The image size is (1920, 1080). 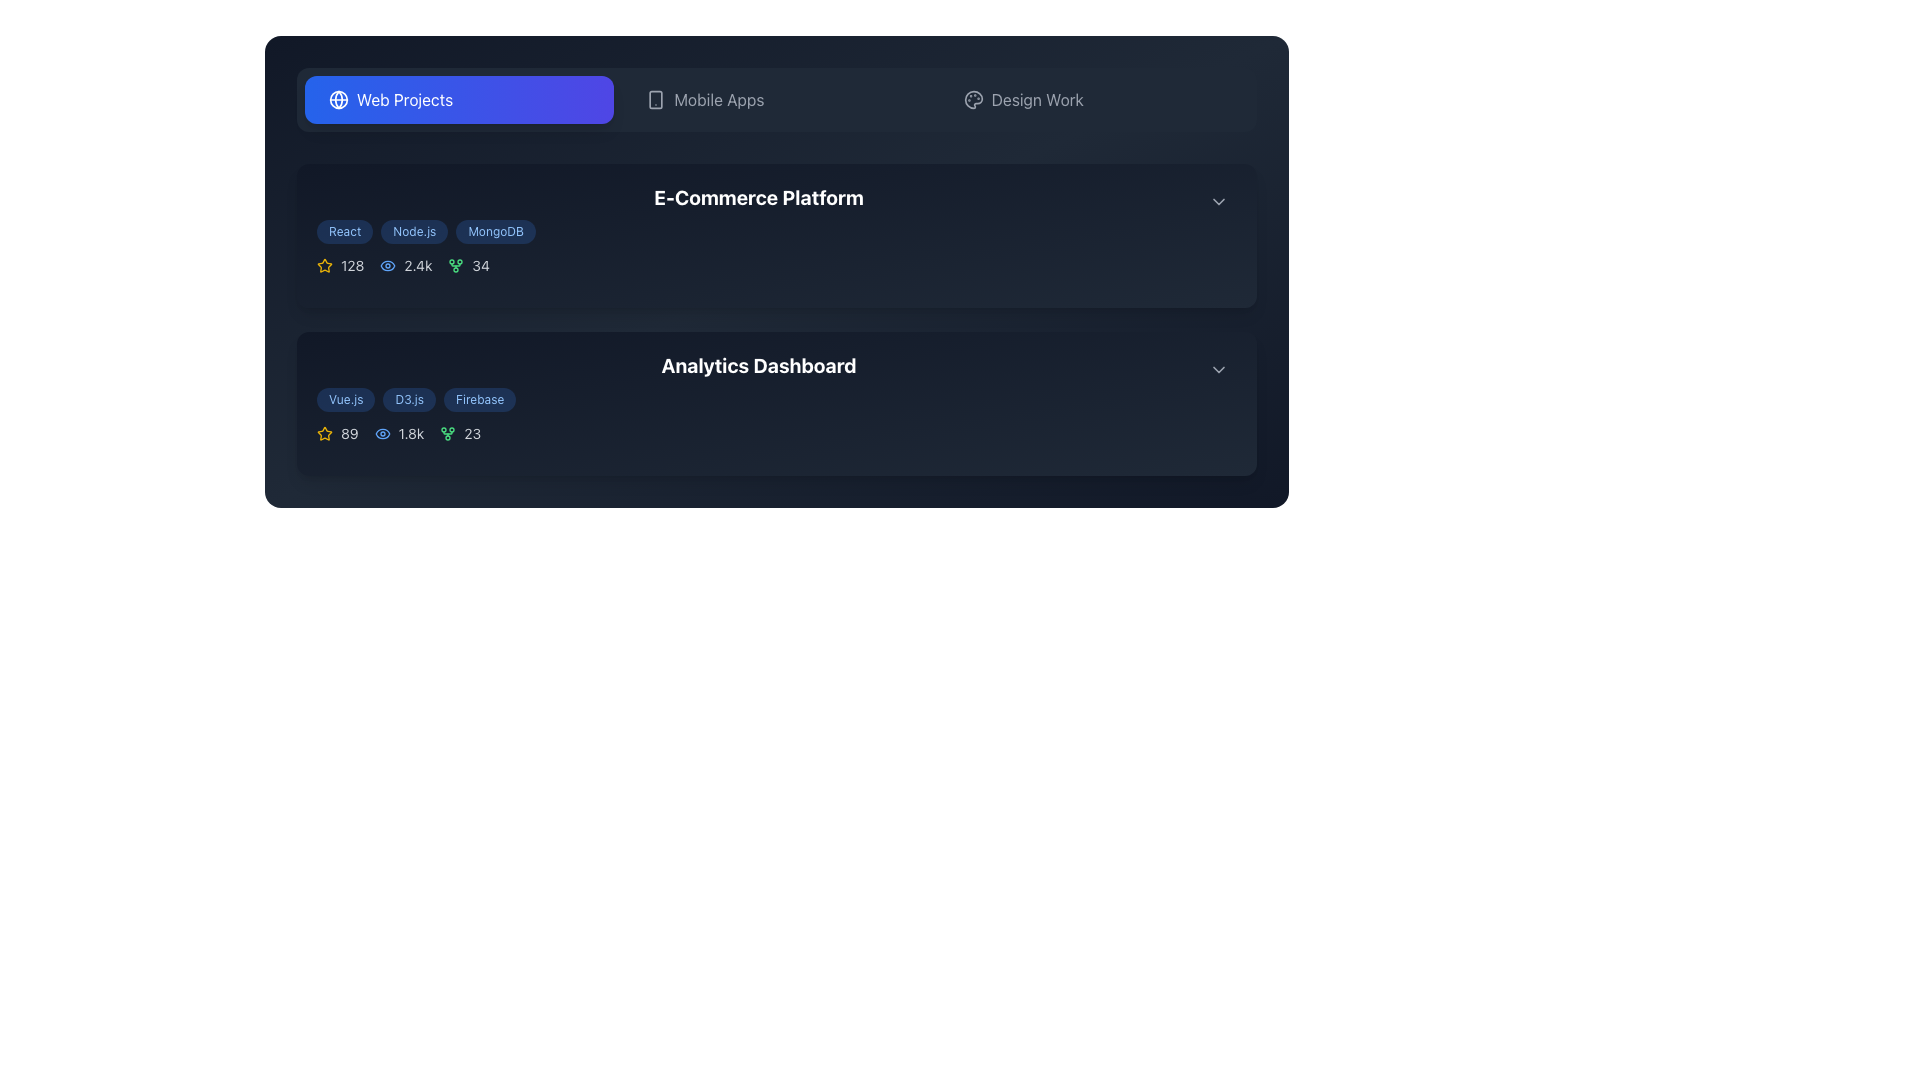 I want to click on the views indicator icon located within the overview section of the 'Analytics Dashboard' card, positioned between the star icon and the plant-like icon, so click(x=382, y=433).